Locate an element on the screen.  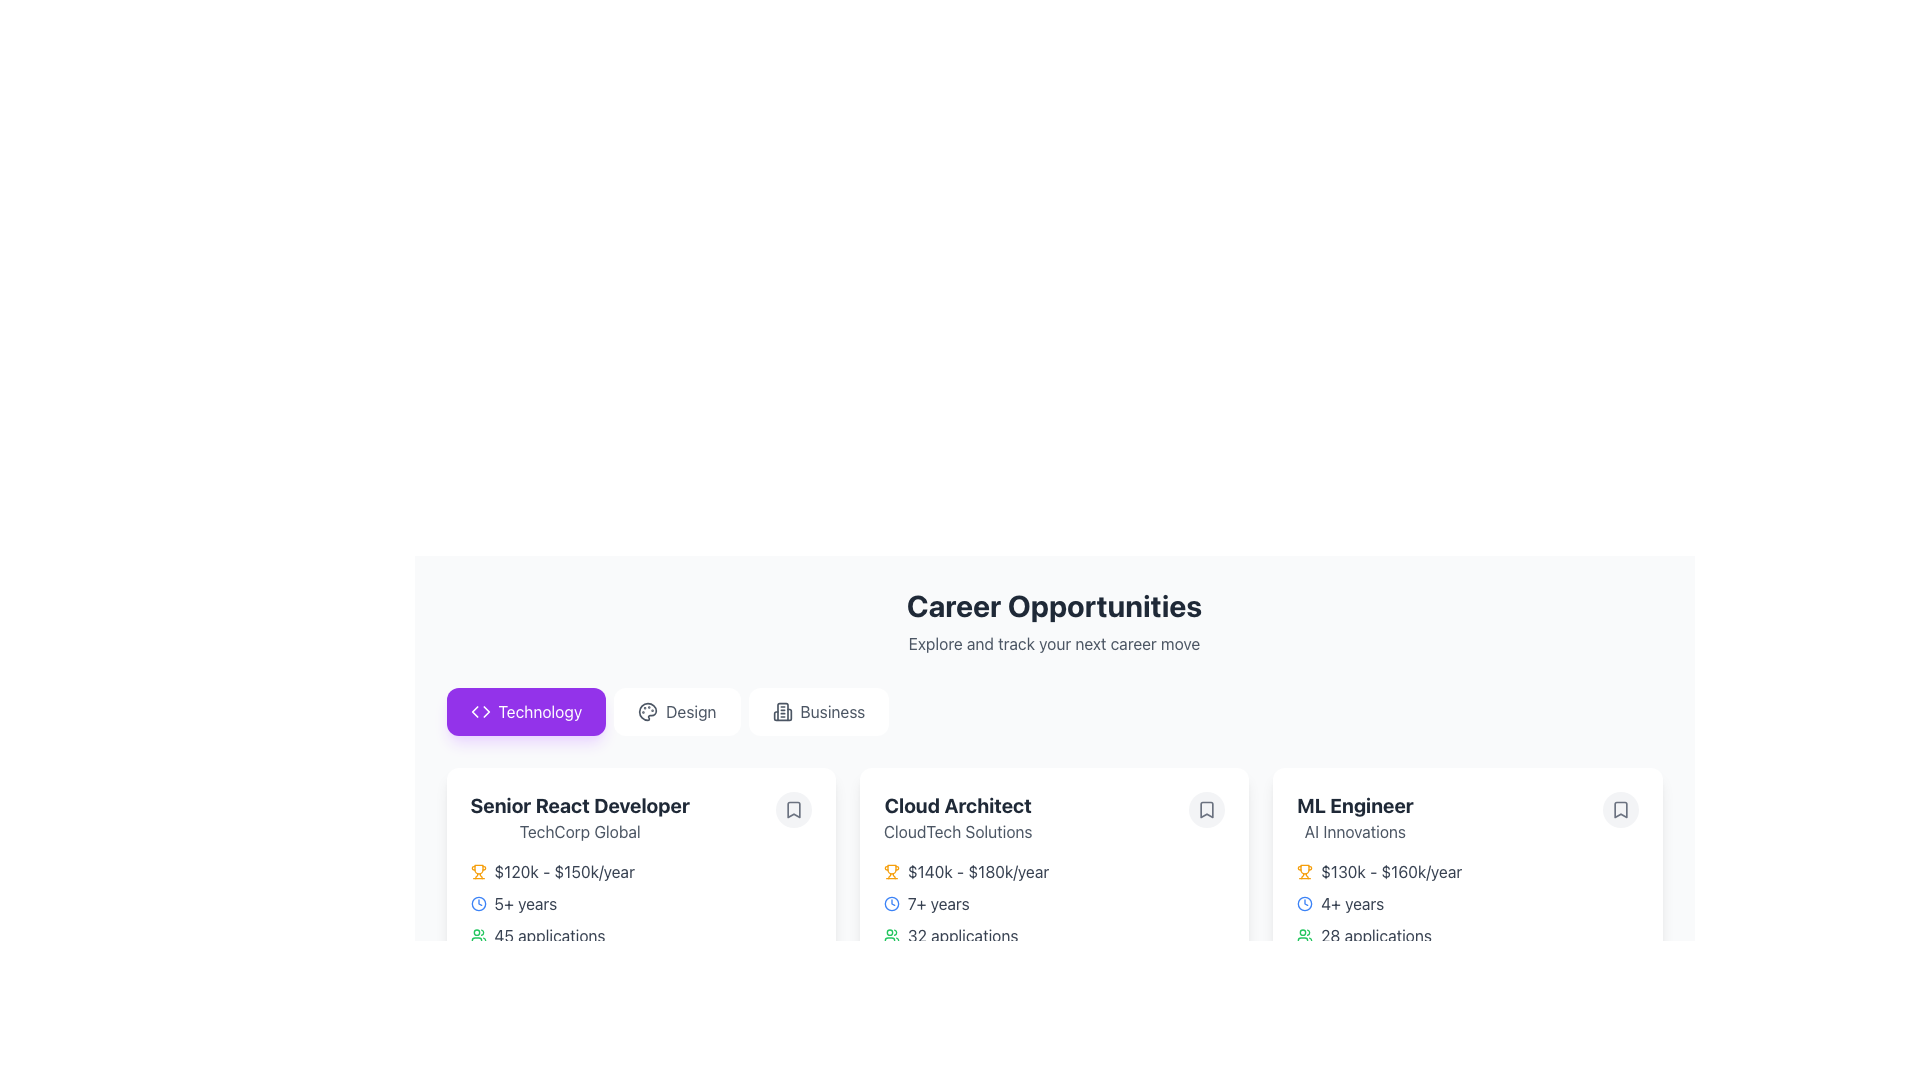
the 'Design' option in the horizontally arranged selection menu, which is the second element following 'Technology' is located at coordinates (691, 711).